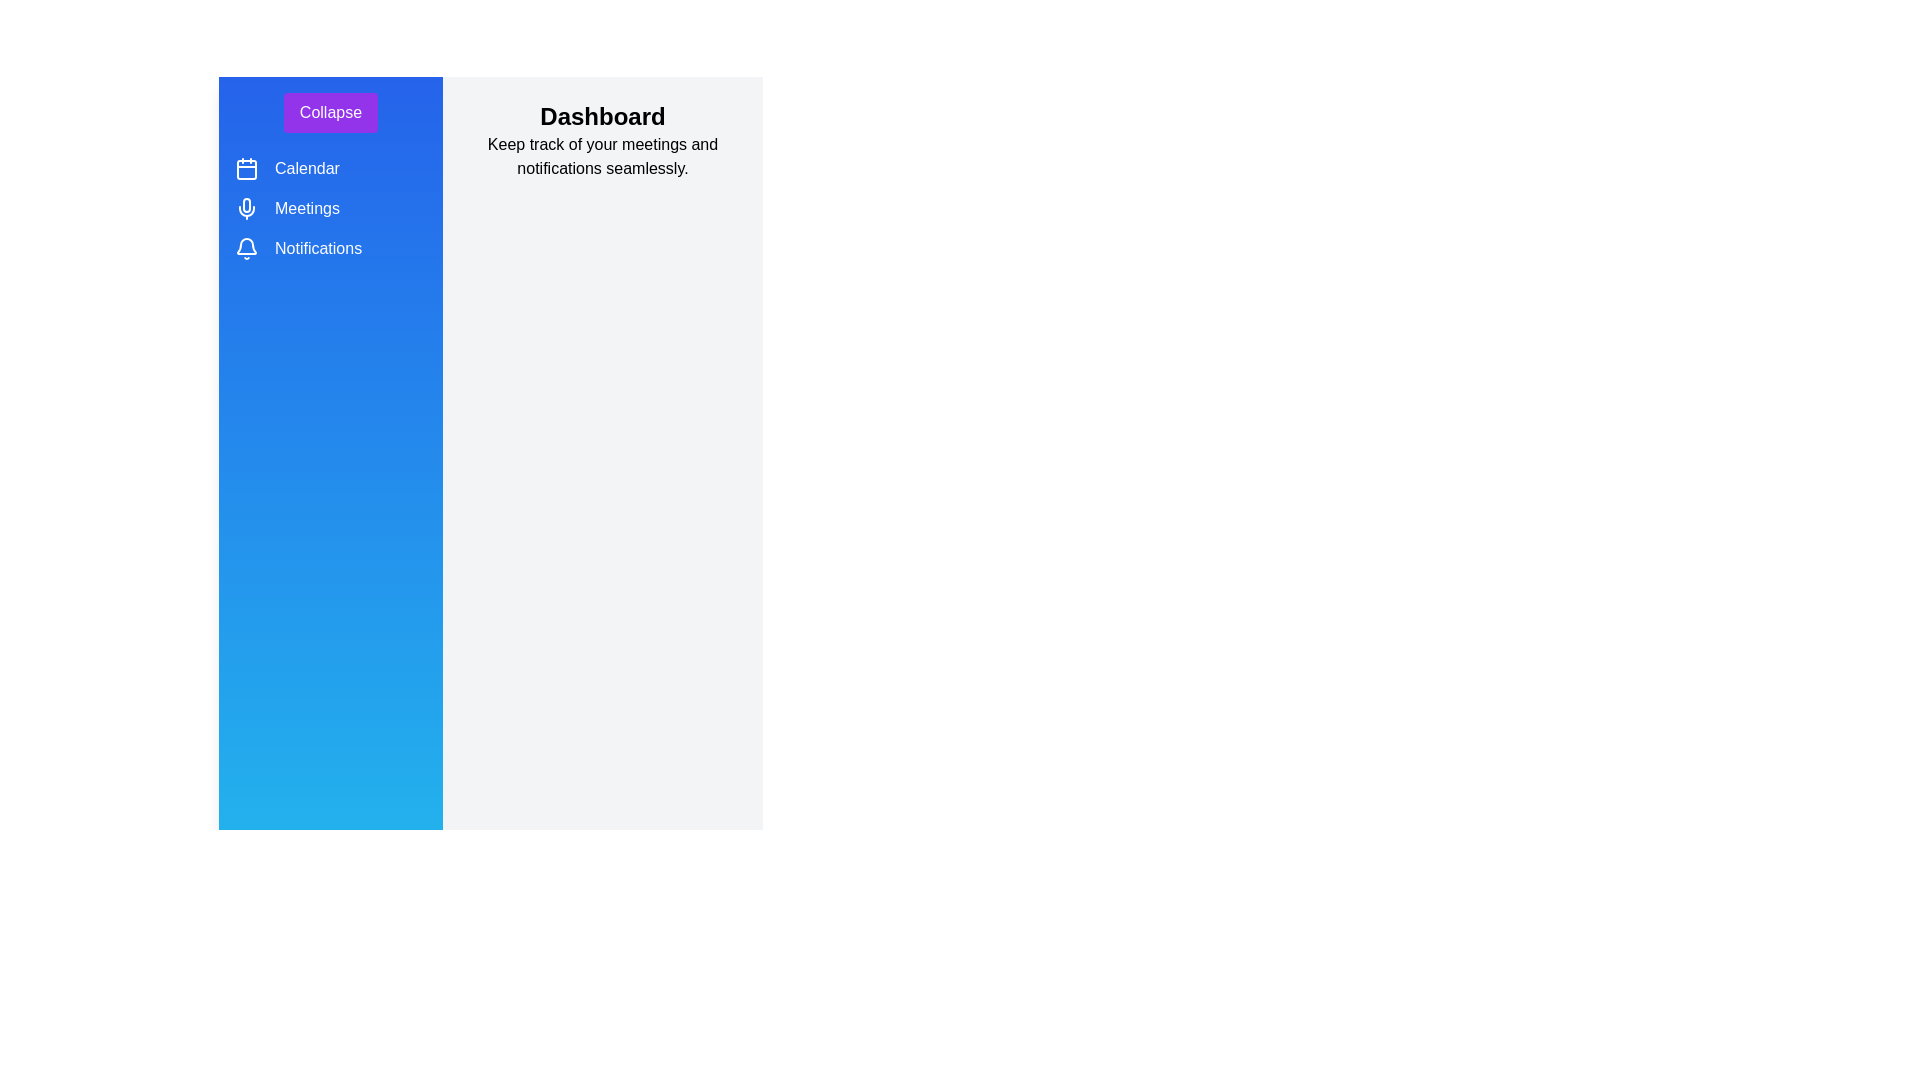 The width and height of the screenshot is (1920, 1080). I want to click on the navigation item Notifications, so click(245, 248).